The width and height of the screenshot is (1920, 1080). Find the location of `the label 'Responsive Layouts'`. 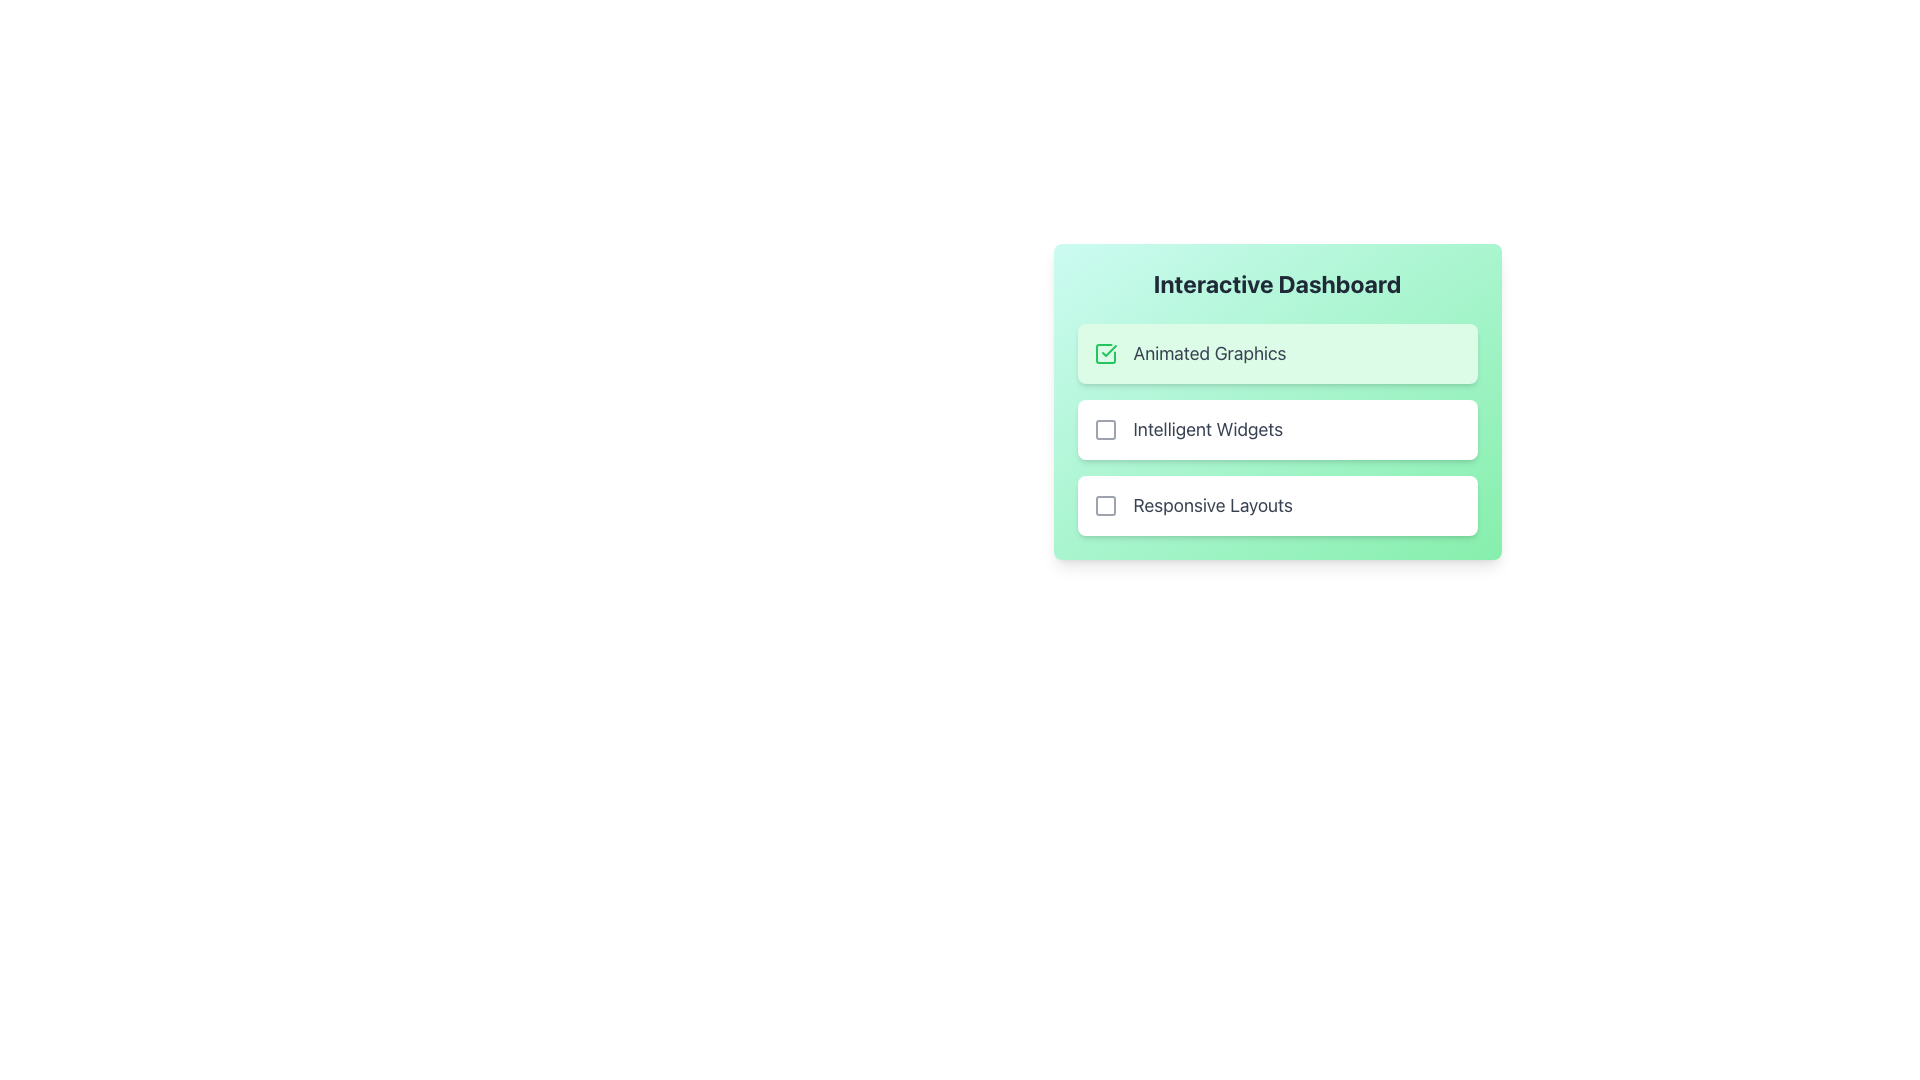

the label 'Responsive Layouts' is located at coordinates (1193, 504).